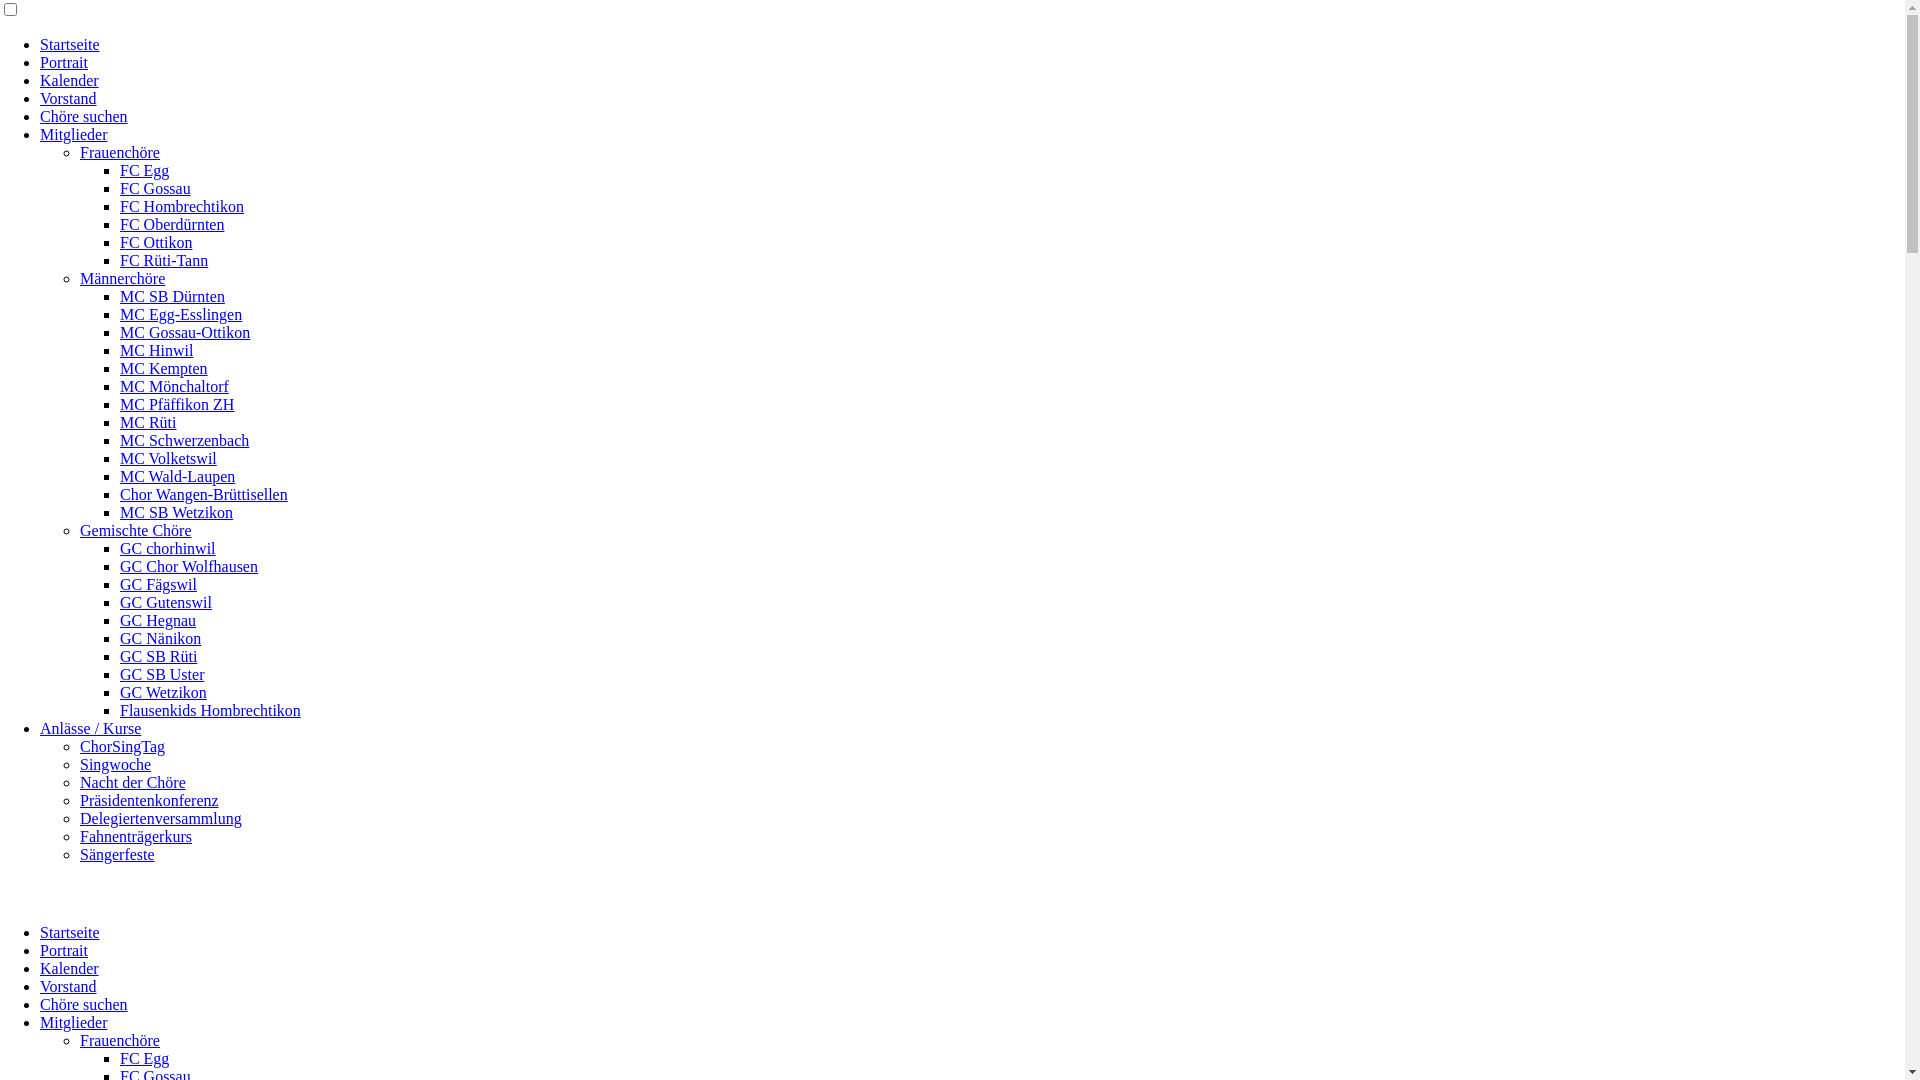  Describe the element at coordinates (80, 764) in the screenshot. I see `'Singwoche'` at that location.